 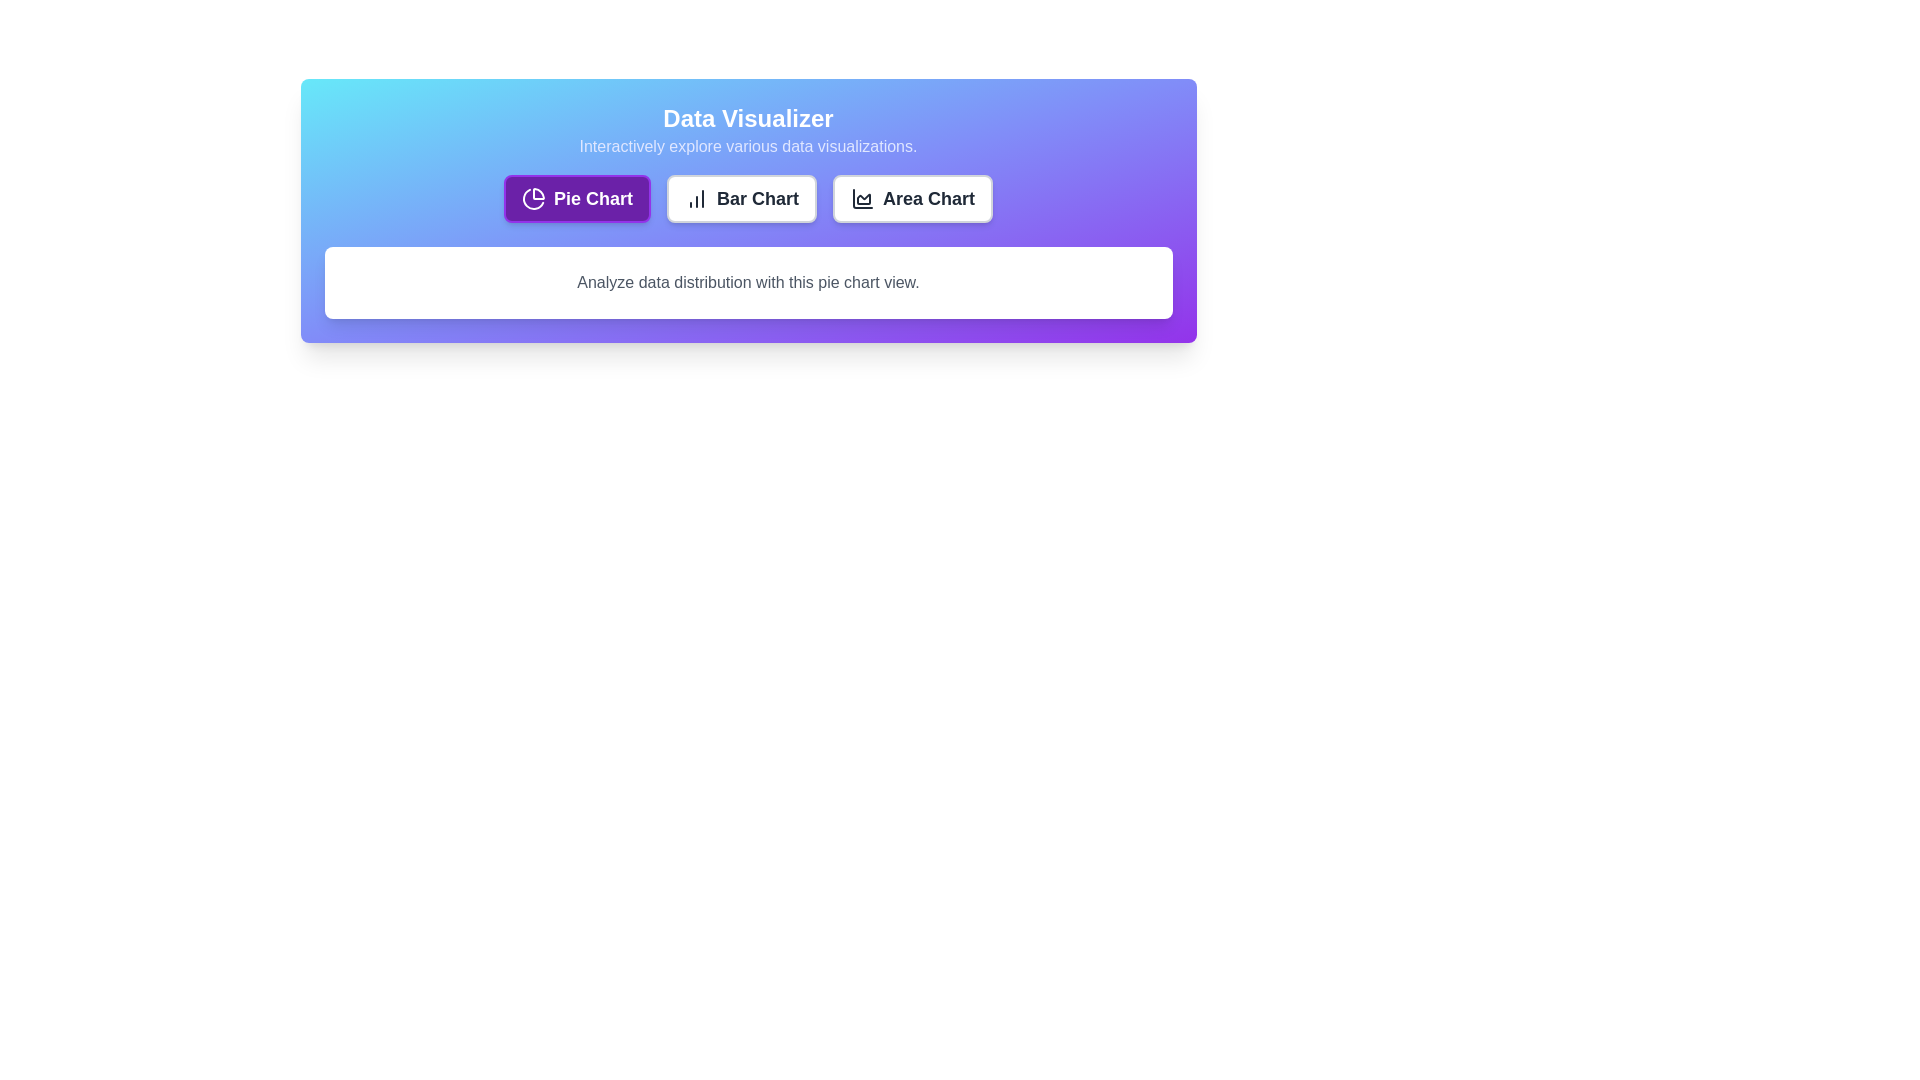 What do you see at coordinates (911, 199) in the screenshot?
I see `the Area Chart tab in the DataVisualizerTabs component` at bounding box center [911, 199].